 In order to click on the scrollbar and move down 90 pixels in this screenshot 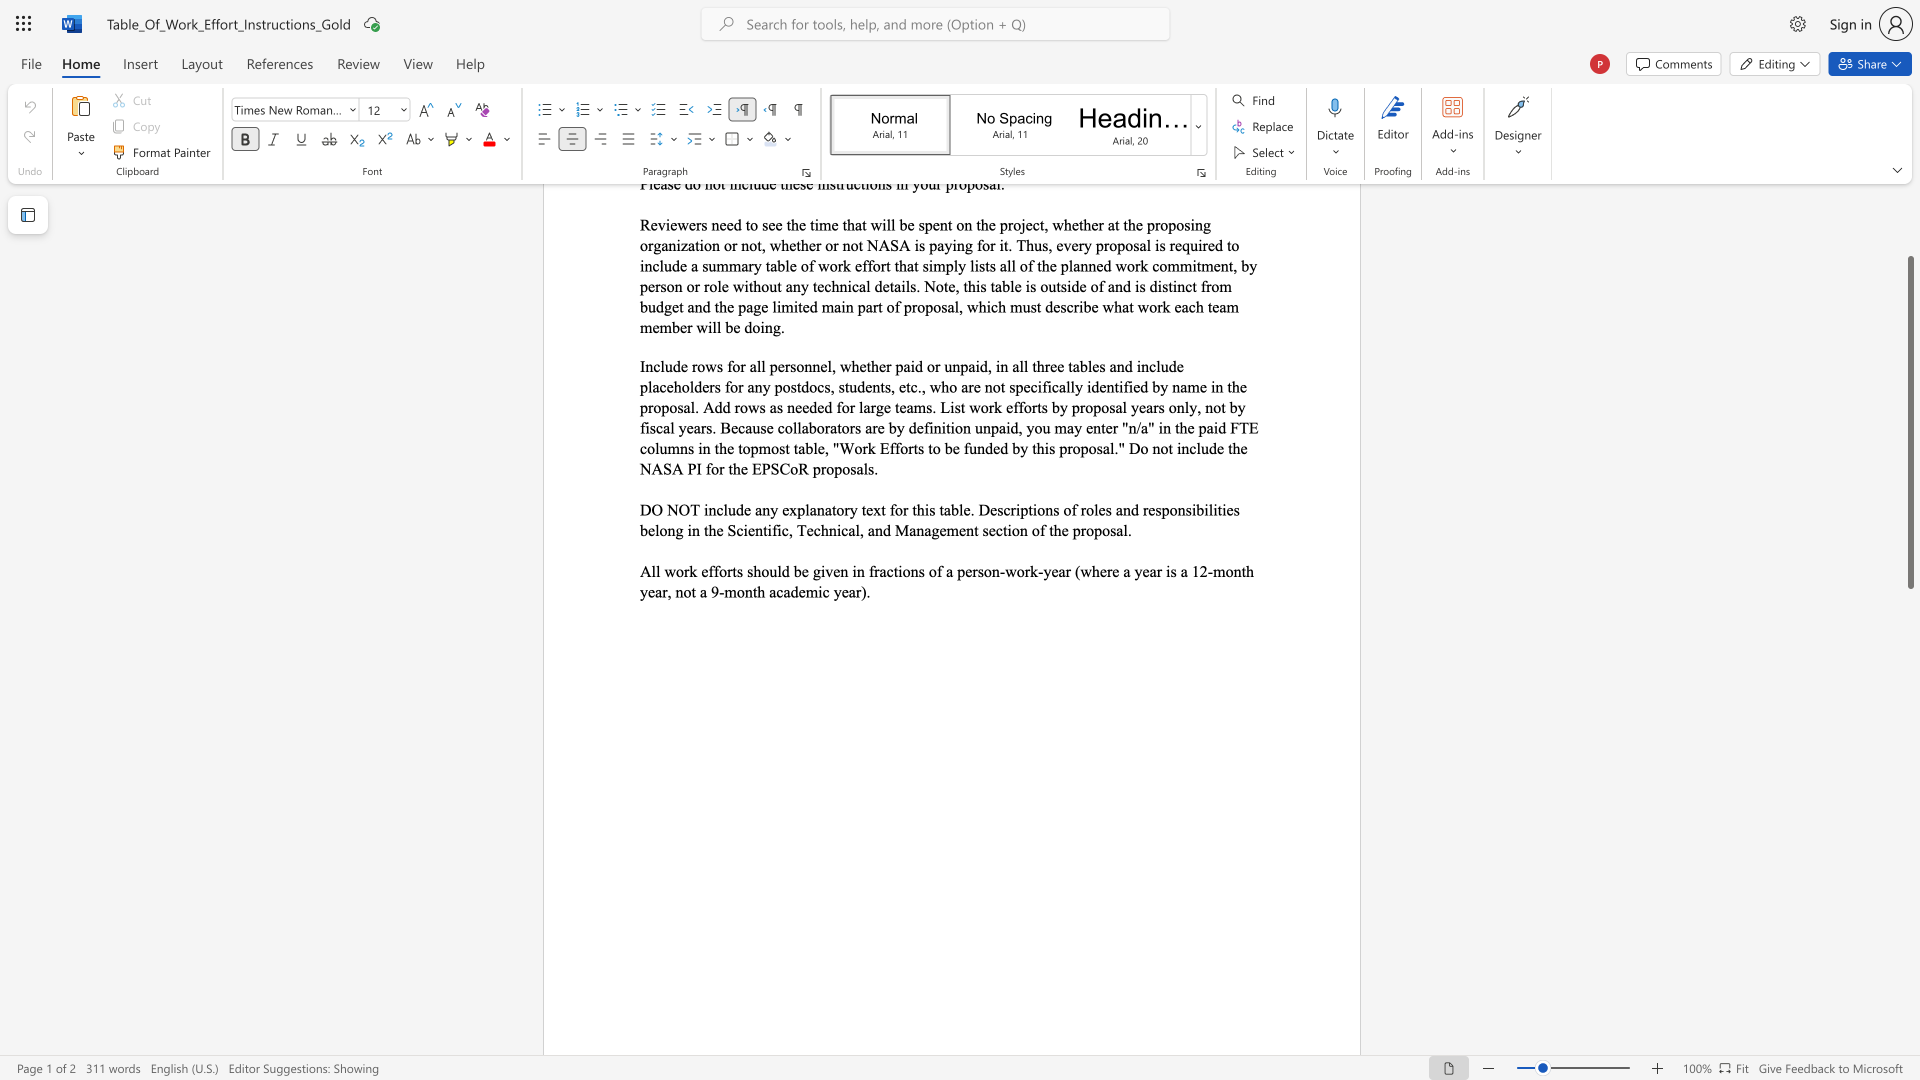, I will do `click(1909, 421)`.